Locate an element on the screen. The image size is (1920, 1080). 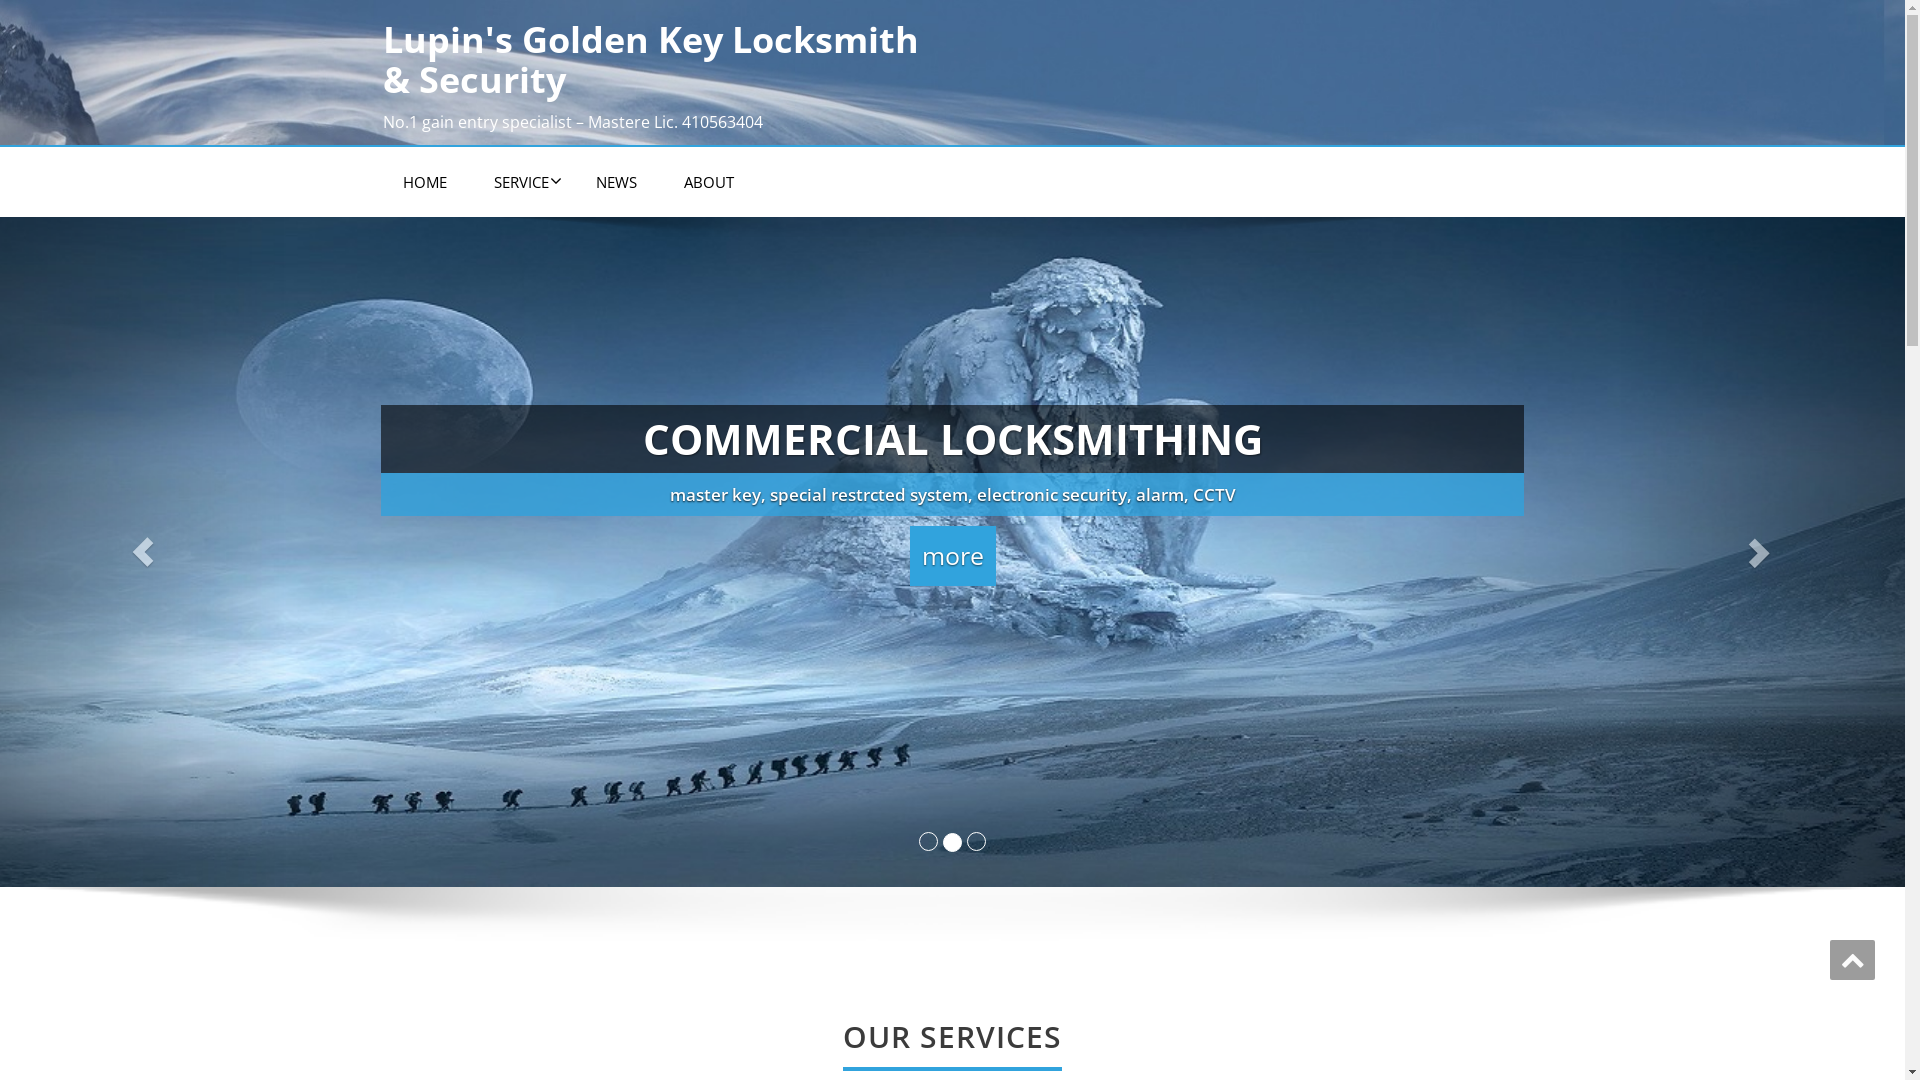
'SERVICE' is located at coordinates (521, 181).